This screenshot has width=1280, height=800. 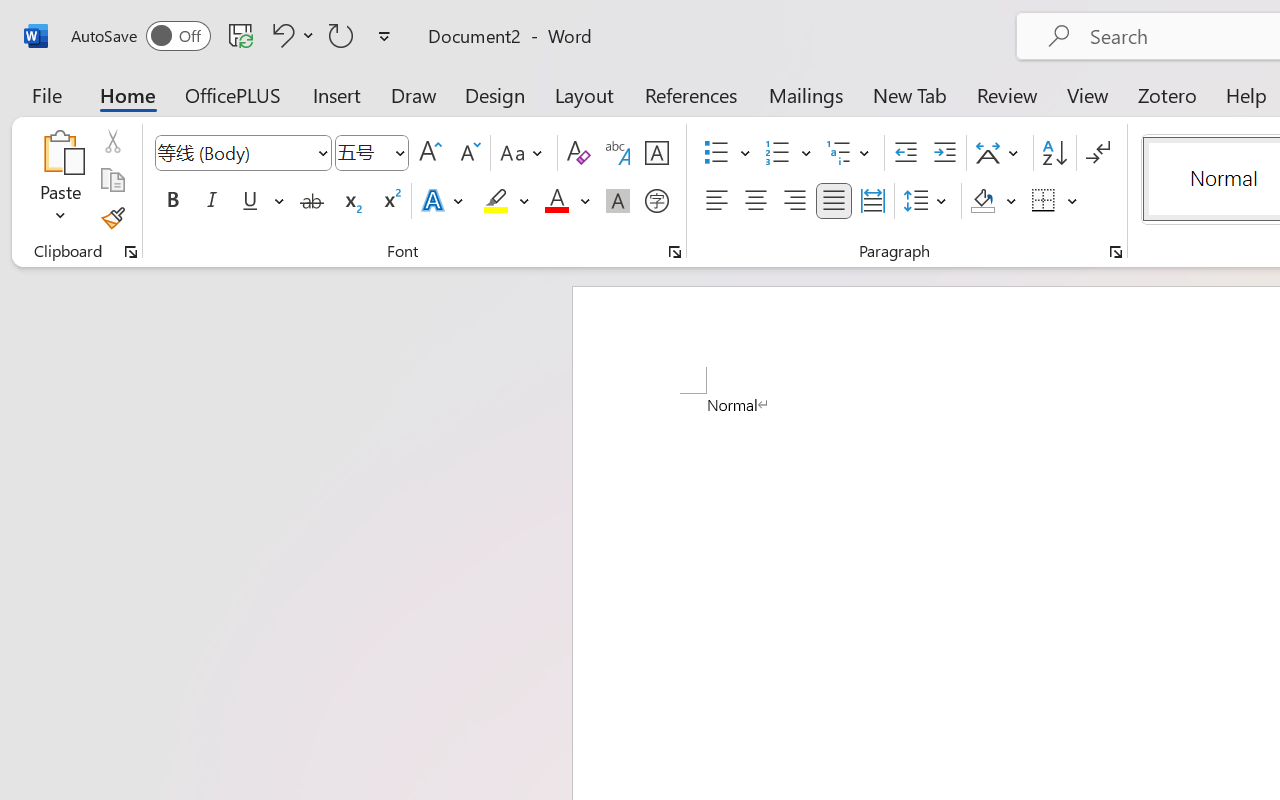 I want to click on 'Underline', so click(x=249, y=201).